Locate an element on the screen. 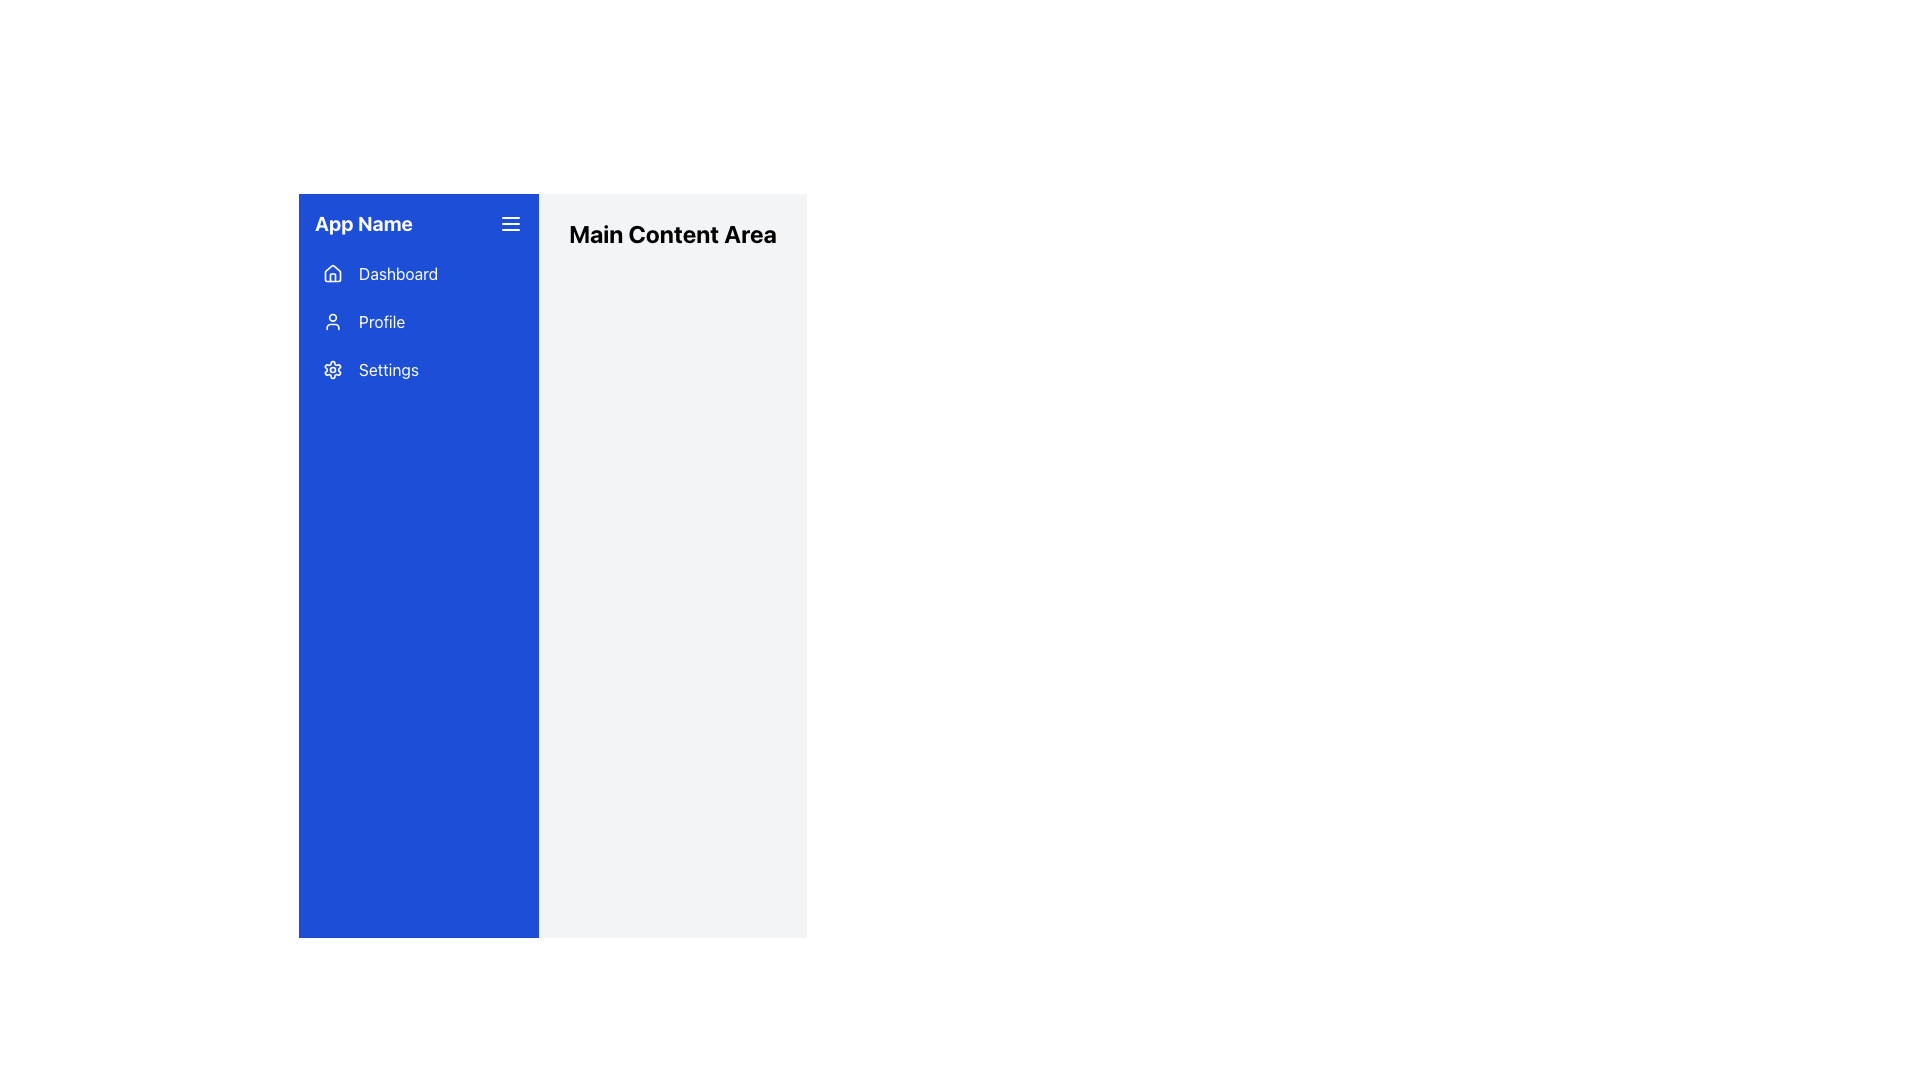 The image size is (1920, 1080). the vertical menu component located in the sidebar is located at coordinates (417, 320).